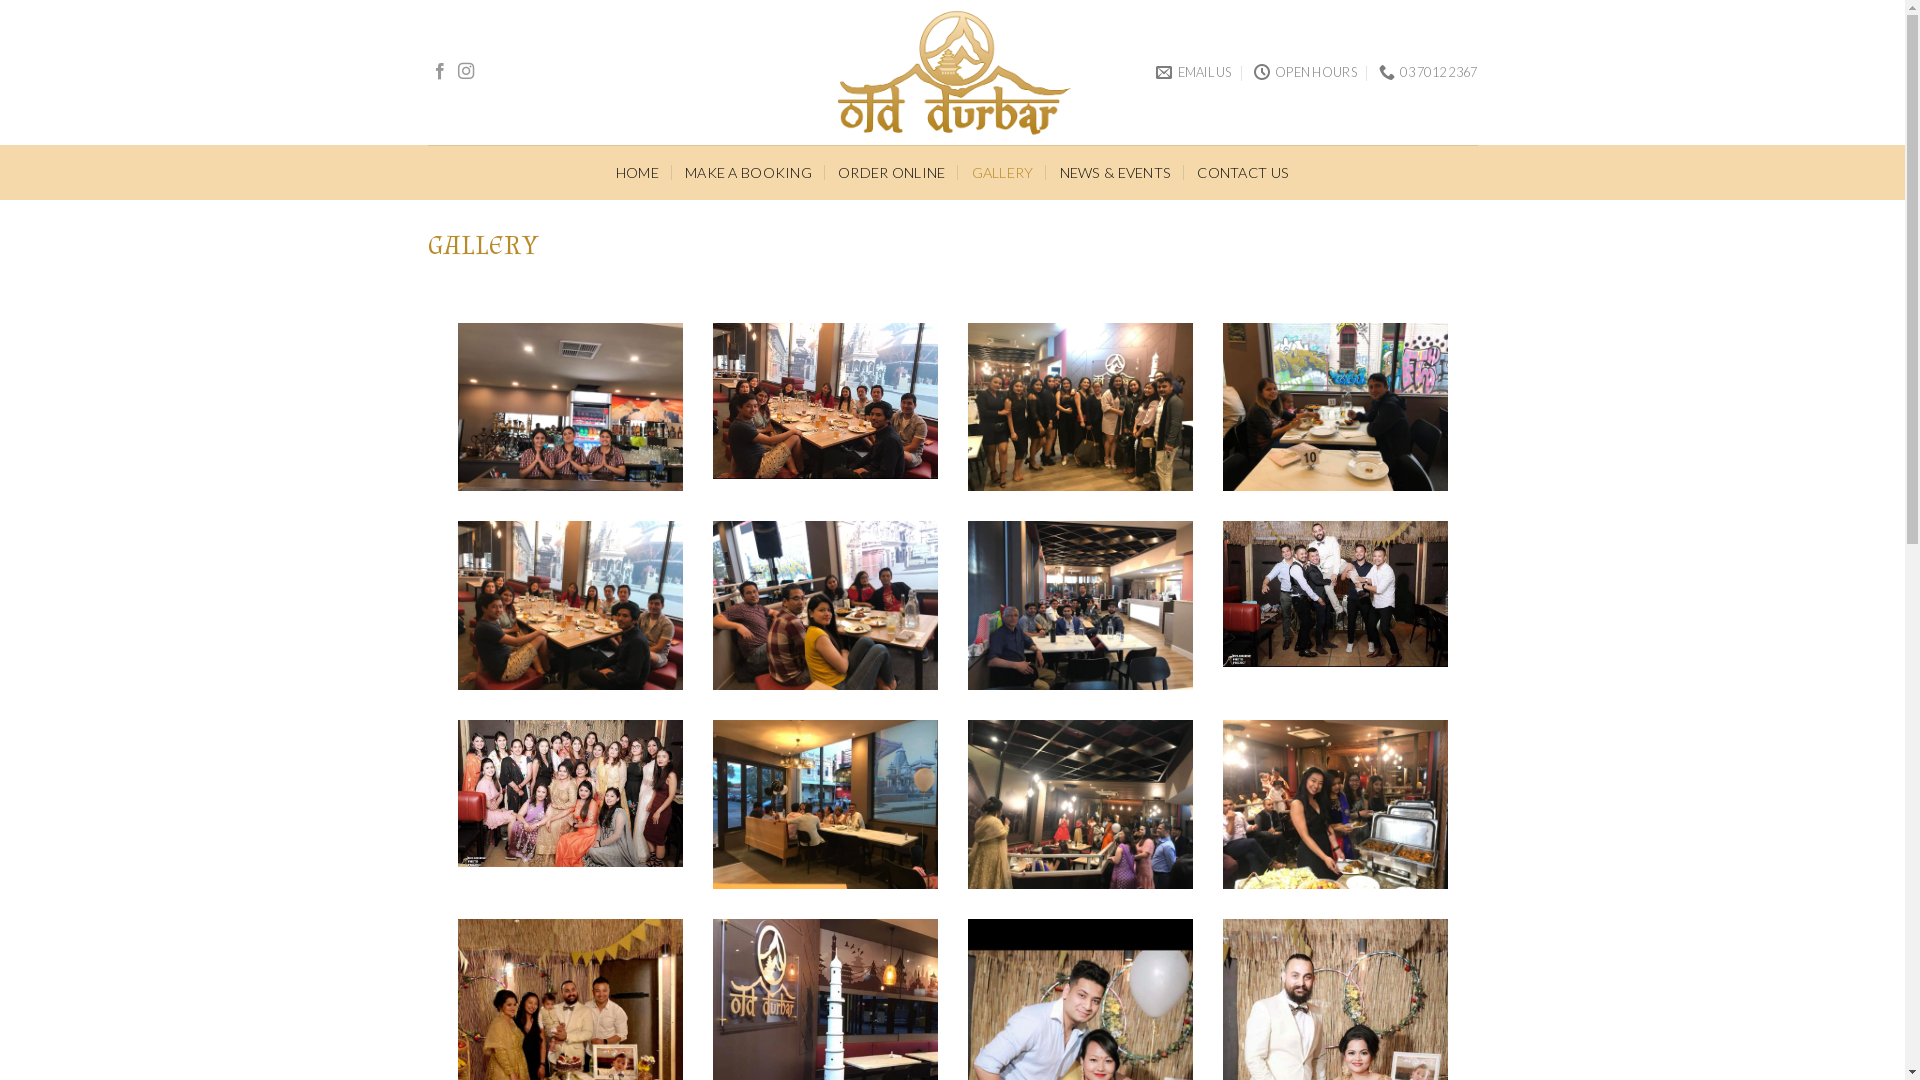  I want to click on 'EMAIL US', so click(1156, 71).